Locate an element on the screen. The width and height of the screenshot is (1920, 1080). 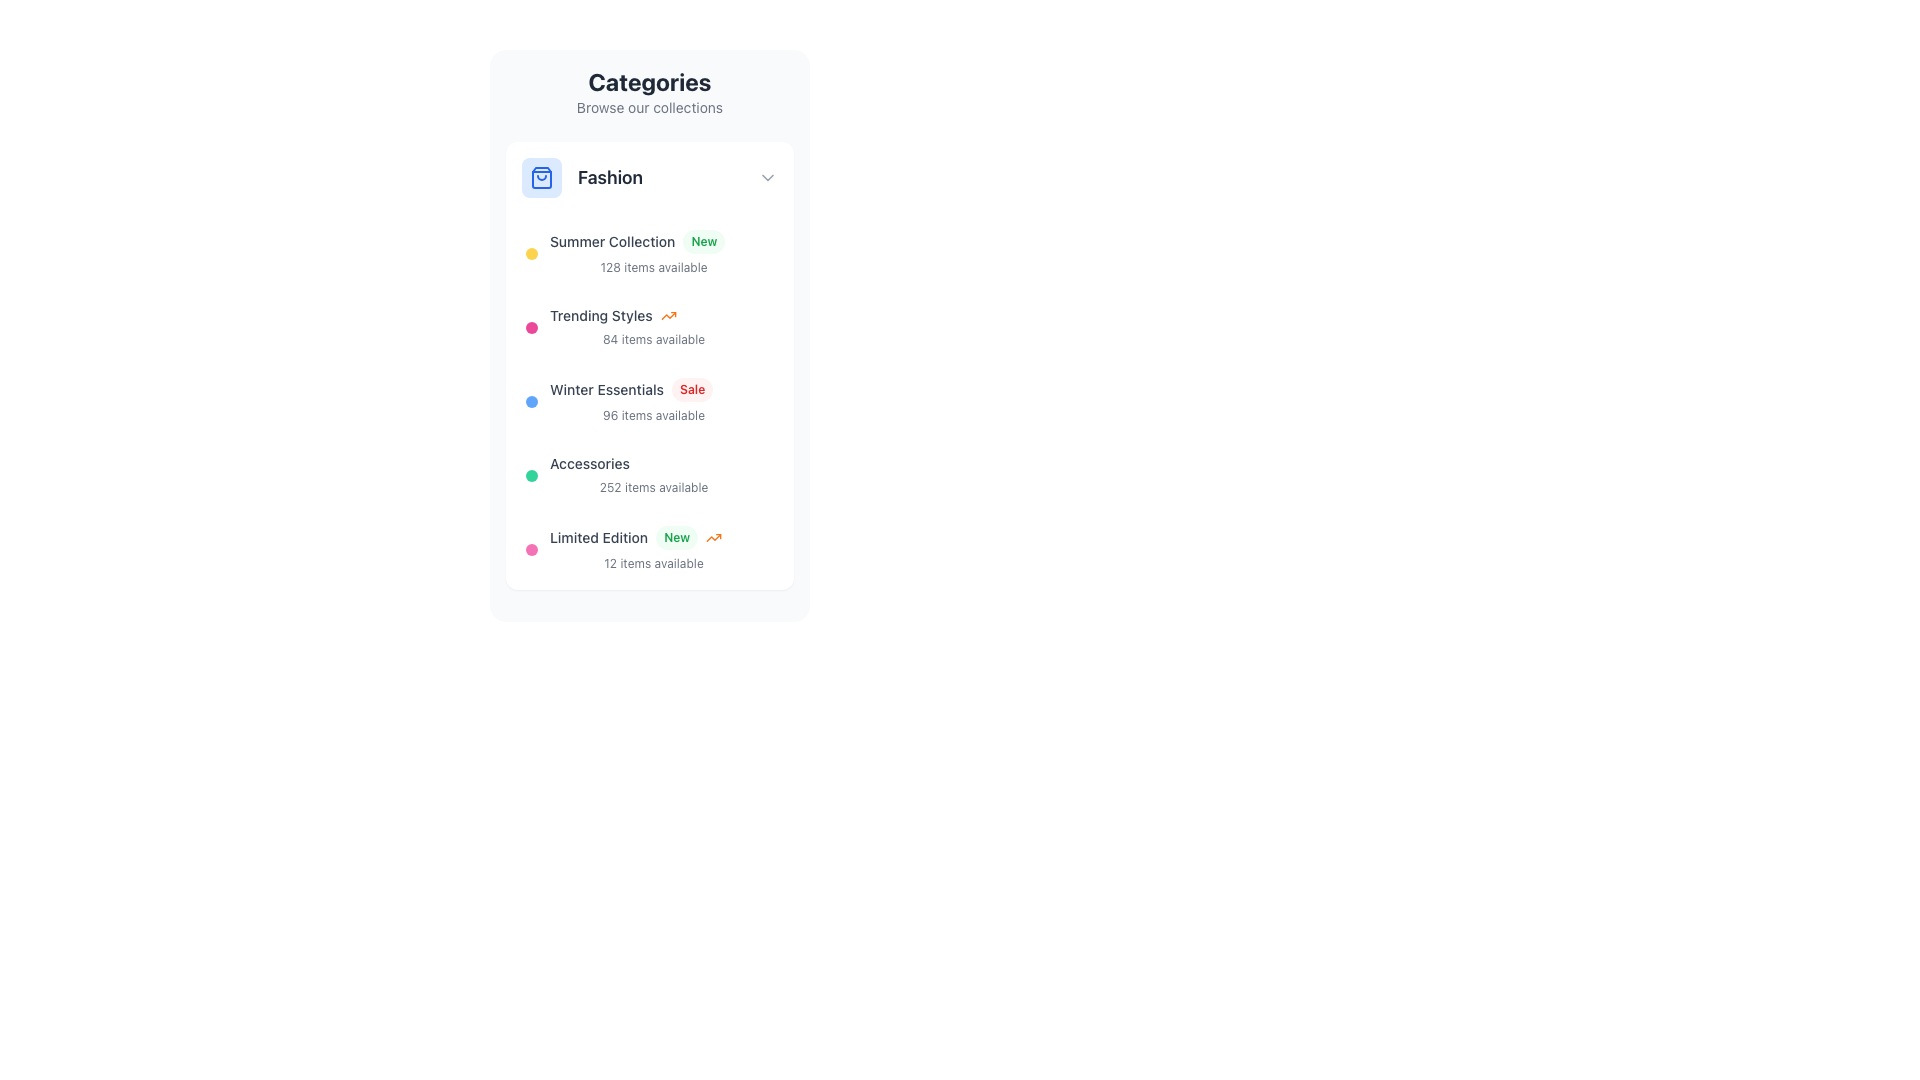
the 'Trending Styles' text label, which is the second item in the Fashion category list, displaying gray text that turns blue on hover is located at coordinates (600, 315).